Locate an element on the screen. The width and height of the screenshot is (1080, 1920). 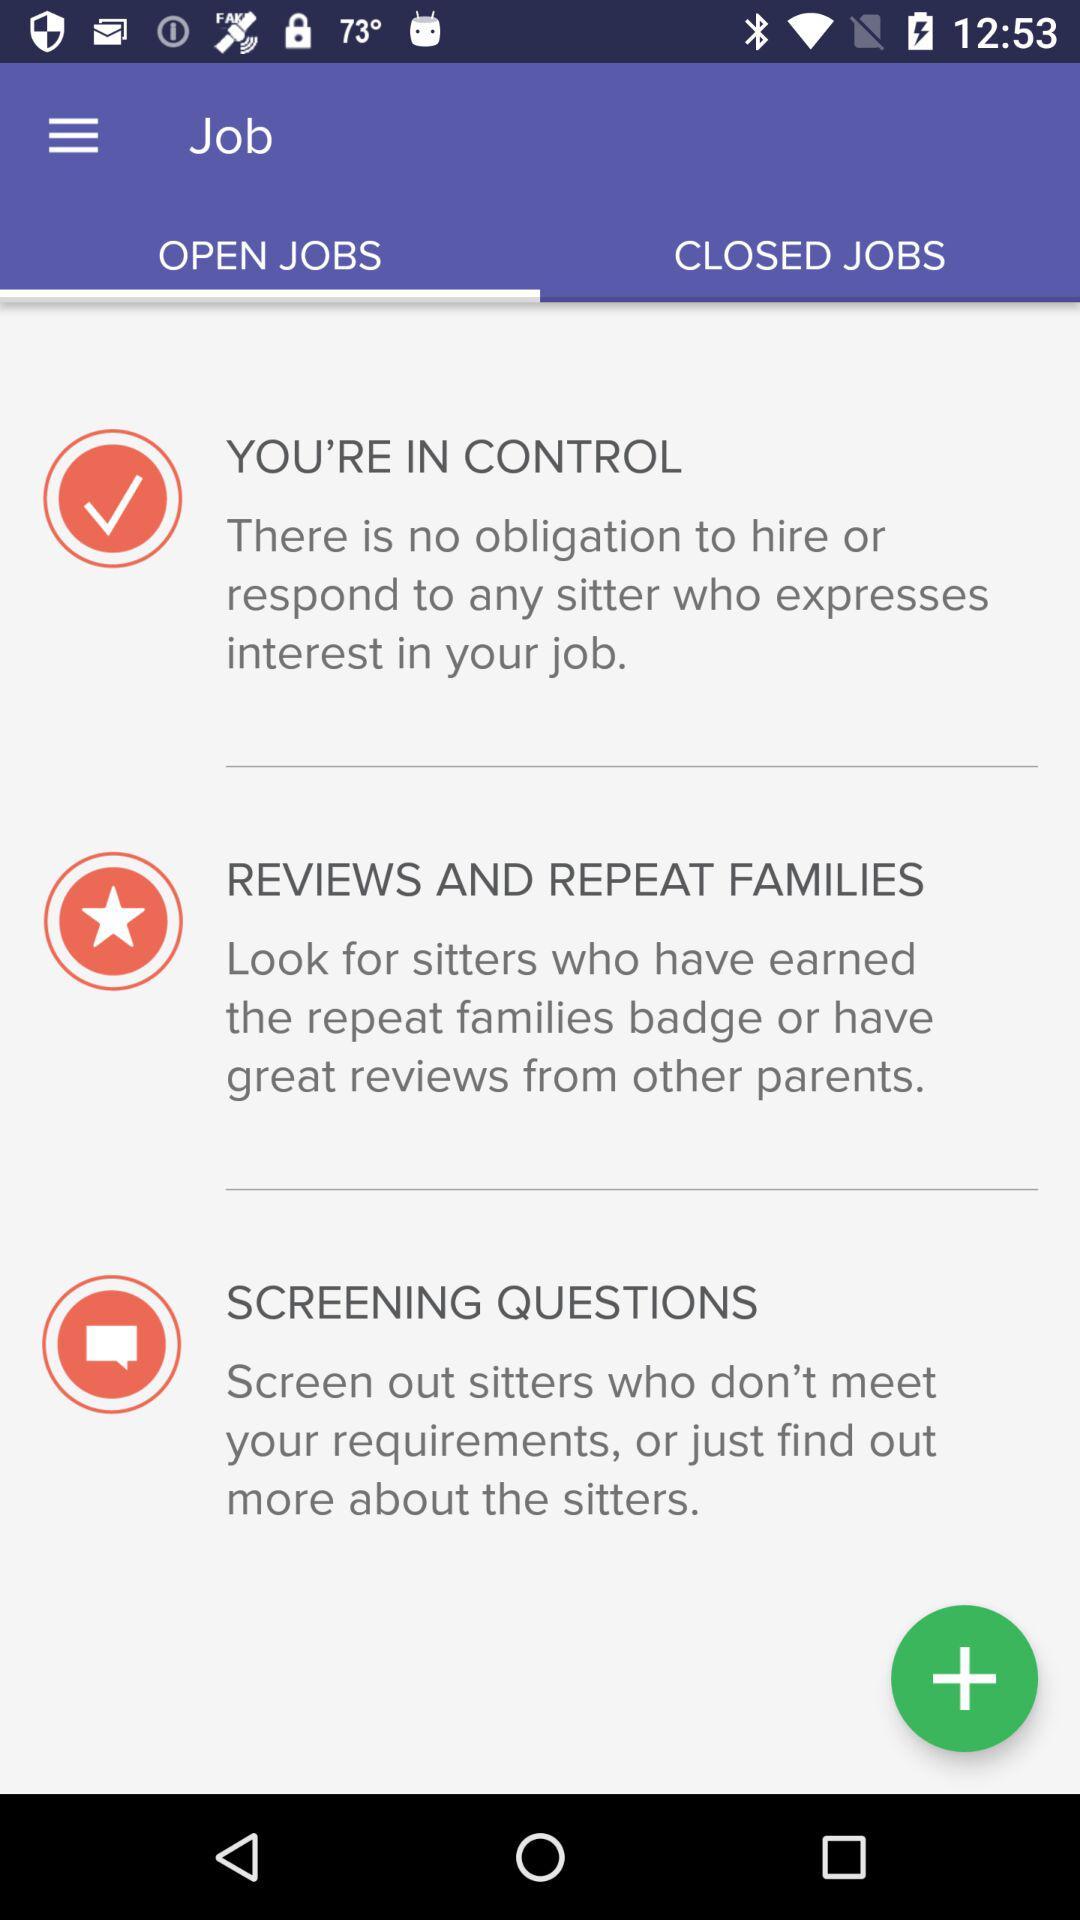
item to the left of the closed jobs is located at coordinates (270, 255).